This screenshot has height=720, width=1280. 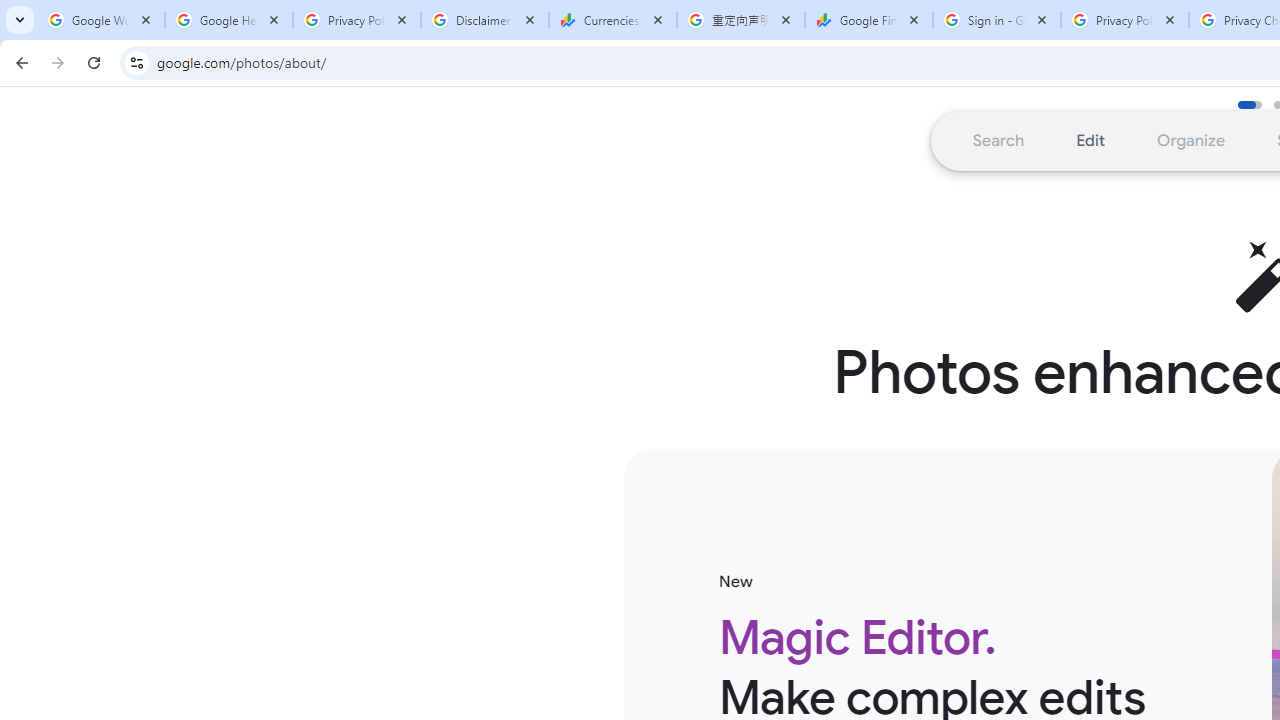 What do you see at coordinates (997, 20) in the screenshot?
I see `'Sign in - Google Accounts'` at bounding box center [997, 20].